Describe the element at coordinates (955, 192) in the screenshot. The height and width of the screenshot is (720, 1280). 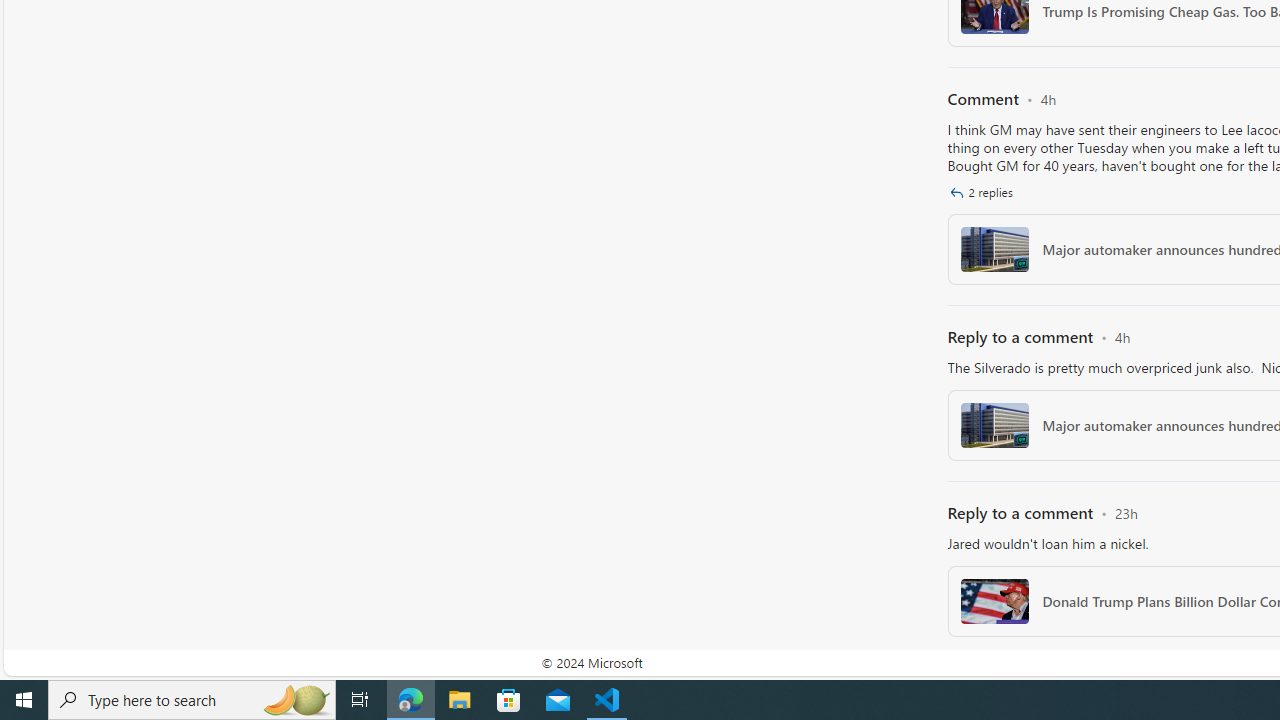
I see `'Class: cwt-icon-vector'` at that location.